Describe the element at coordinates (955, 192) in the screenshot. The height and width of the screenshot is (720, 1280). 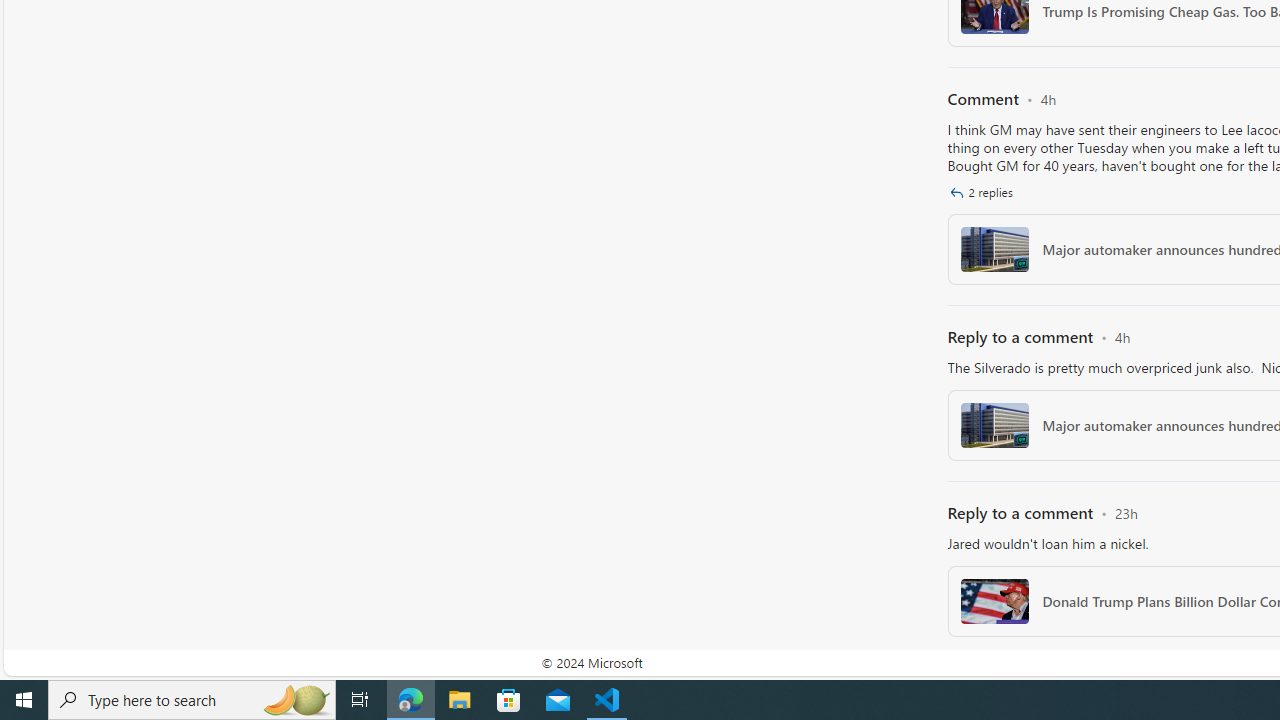
I see `'Class: cwt-icon-vector'` at that location.